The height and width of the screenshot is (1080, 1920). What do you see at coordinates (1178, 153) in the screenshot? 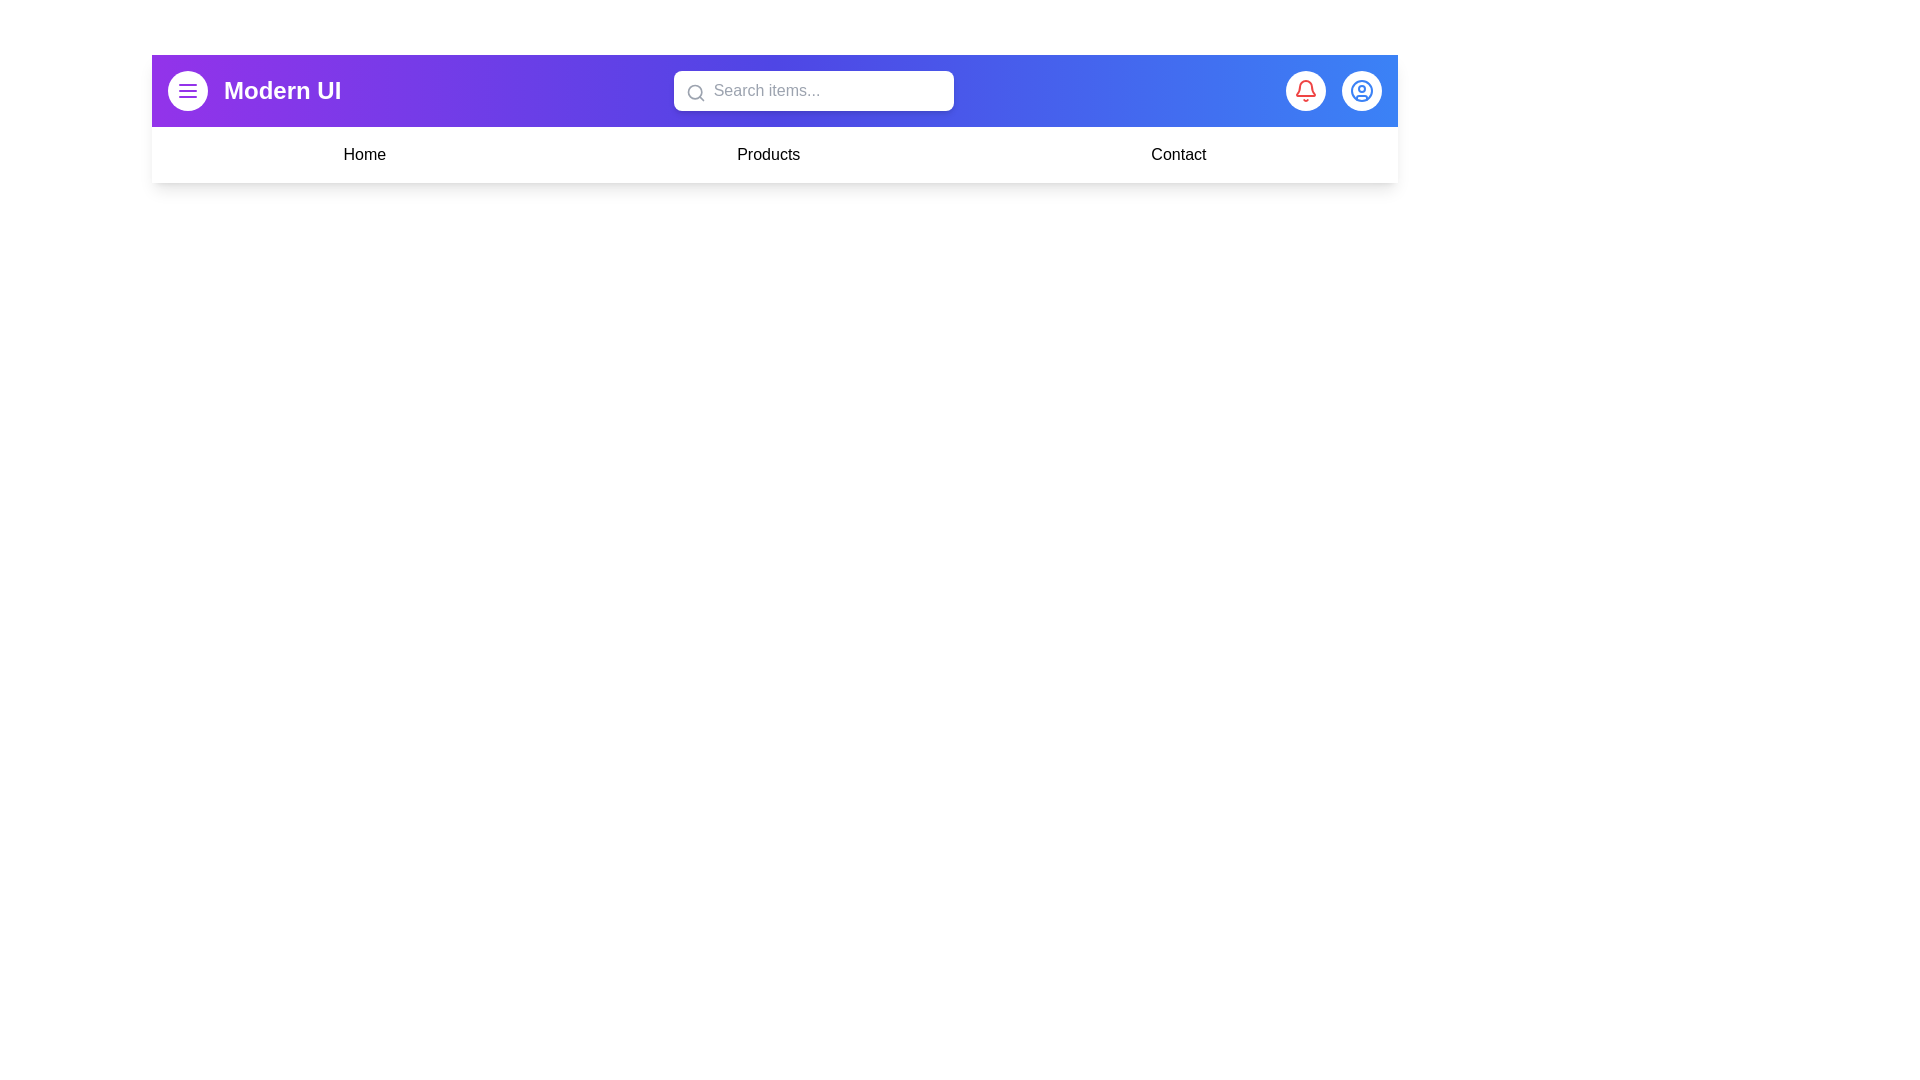
I see `the Contact navigation item` at bounding box center [1178, 153].